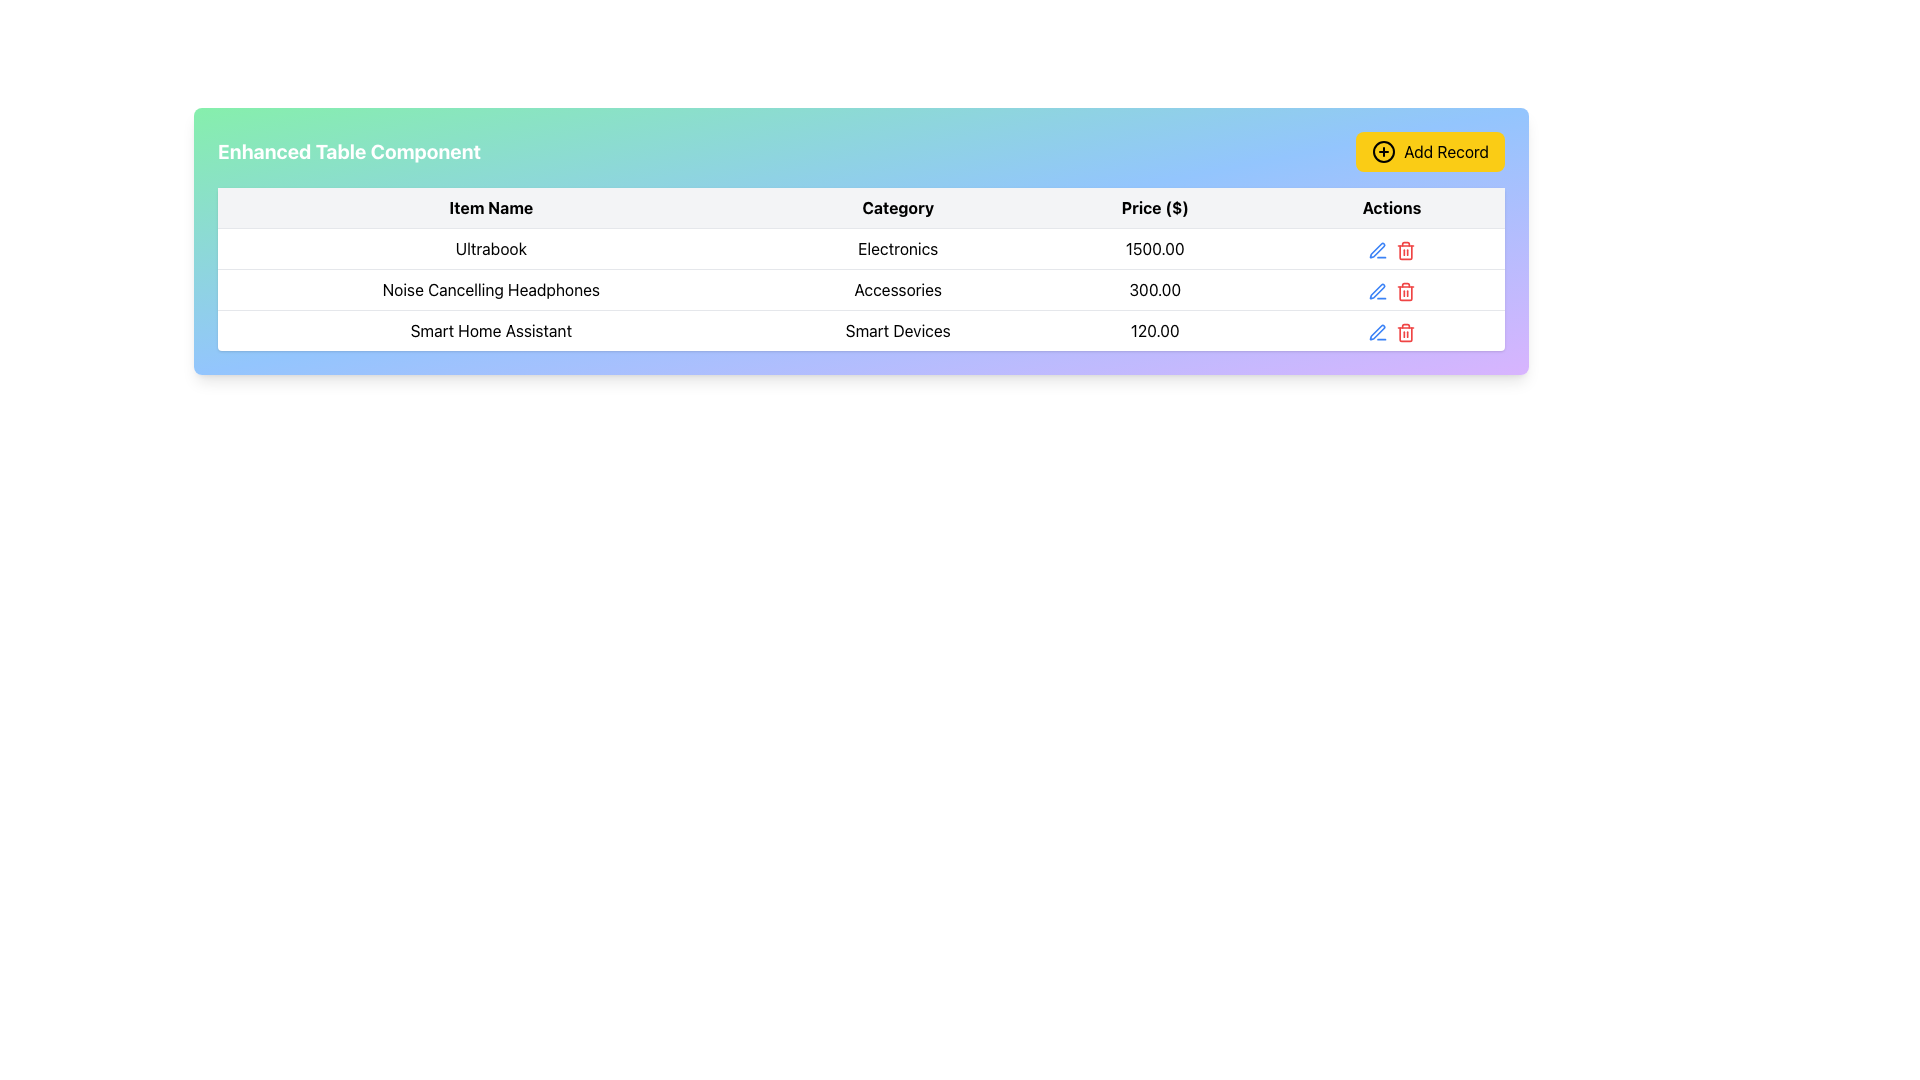  I want to click on the first red trash bin icon button in the 'Actions' column of the table, which aligns with the 'Ultrabook' entry, so click(1404, 249).